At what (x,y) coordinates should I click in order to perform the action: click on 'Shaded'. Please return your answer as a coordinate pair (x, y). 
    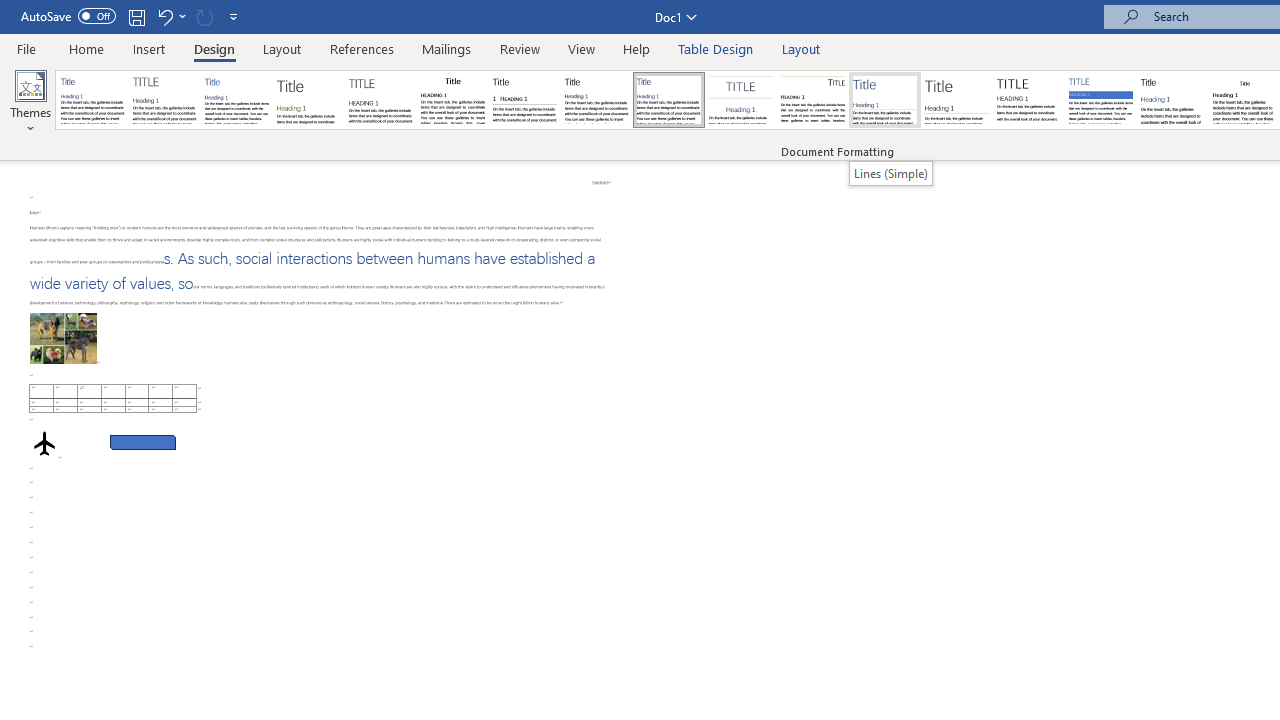
    Looking at the image, I should click on (1099, 100).